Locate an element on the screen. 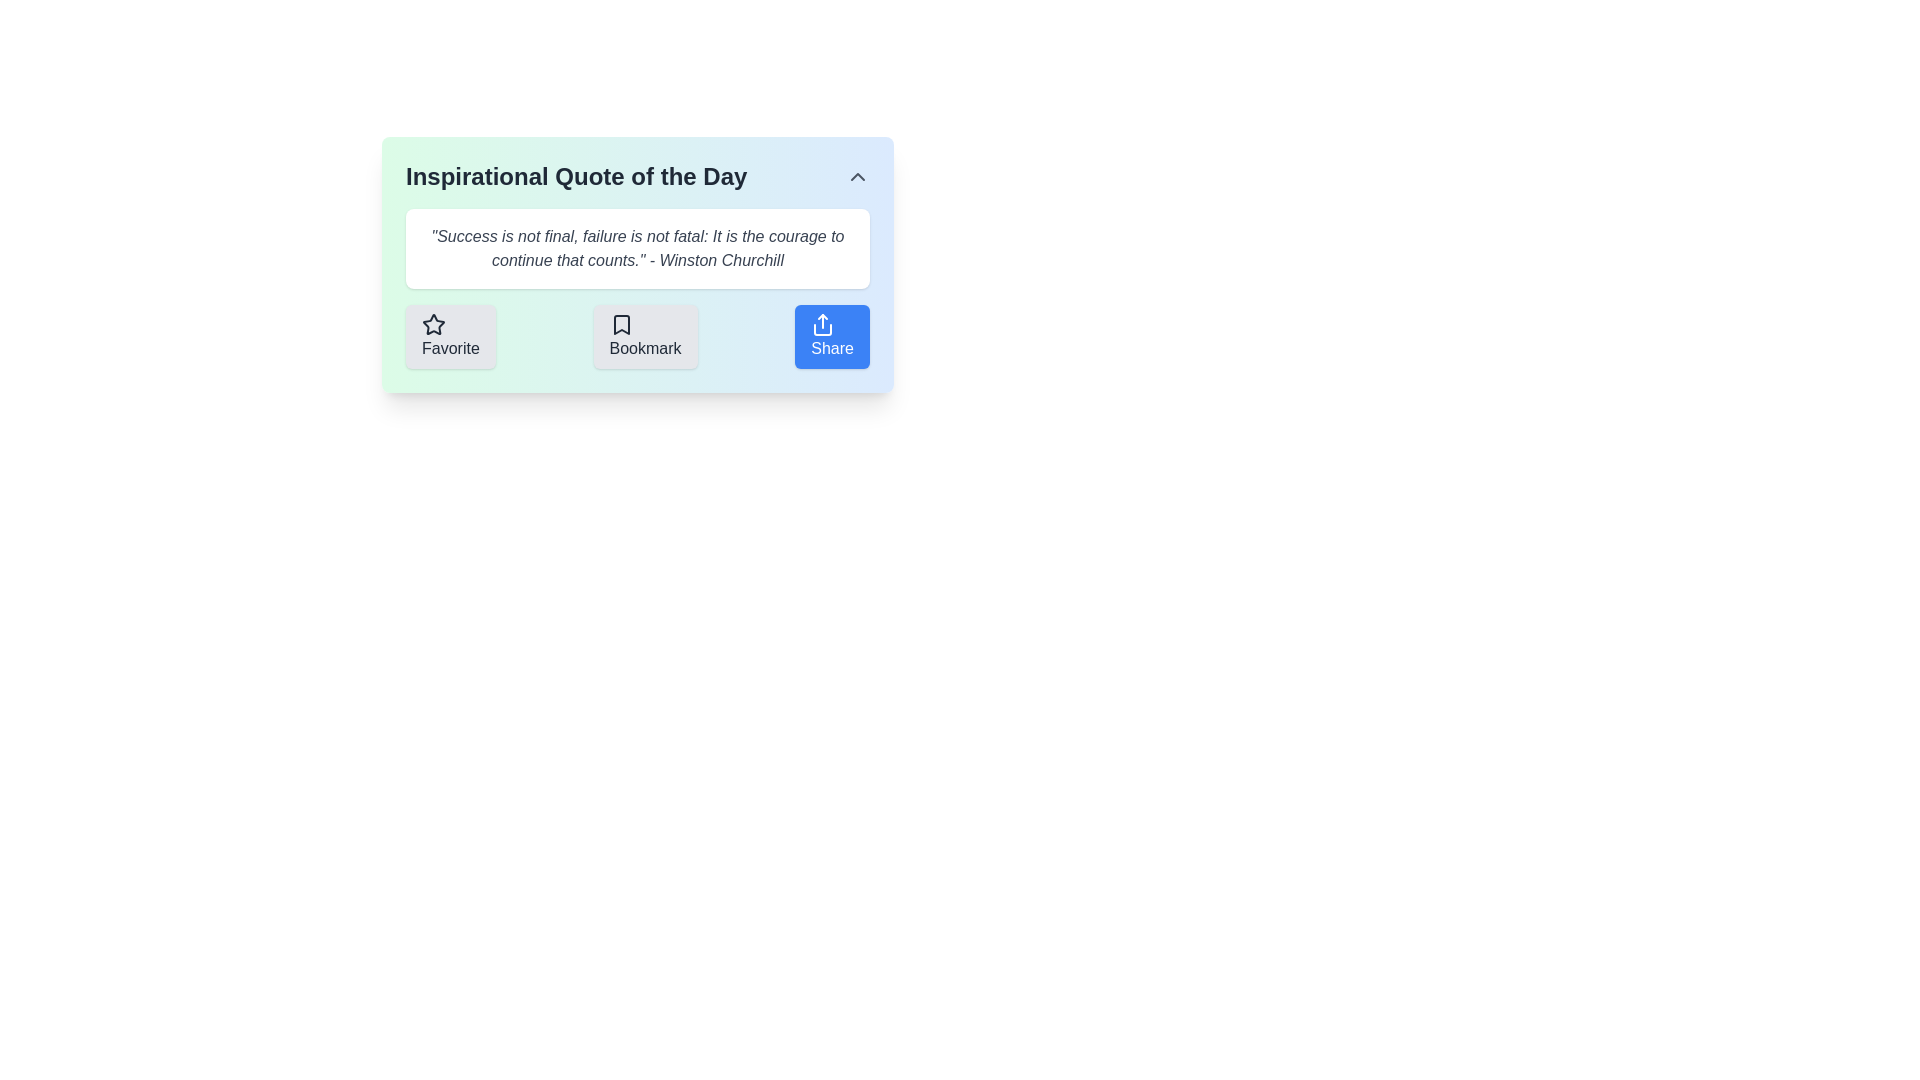 The width and height of the screenshot is (1920, 1080). the prominently styled title labeled 'Inspirational Quote of the Day' located at the top of the content card is located at coordinates (575, 176).